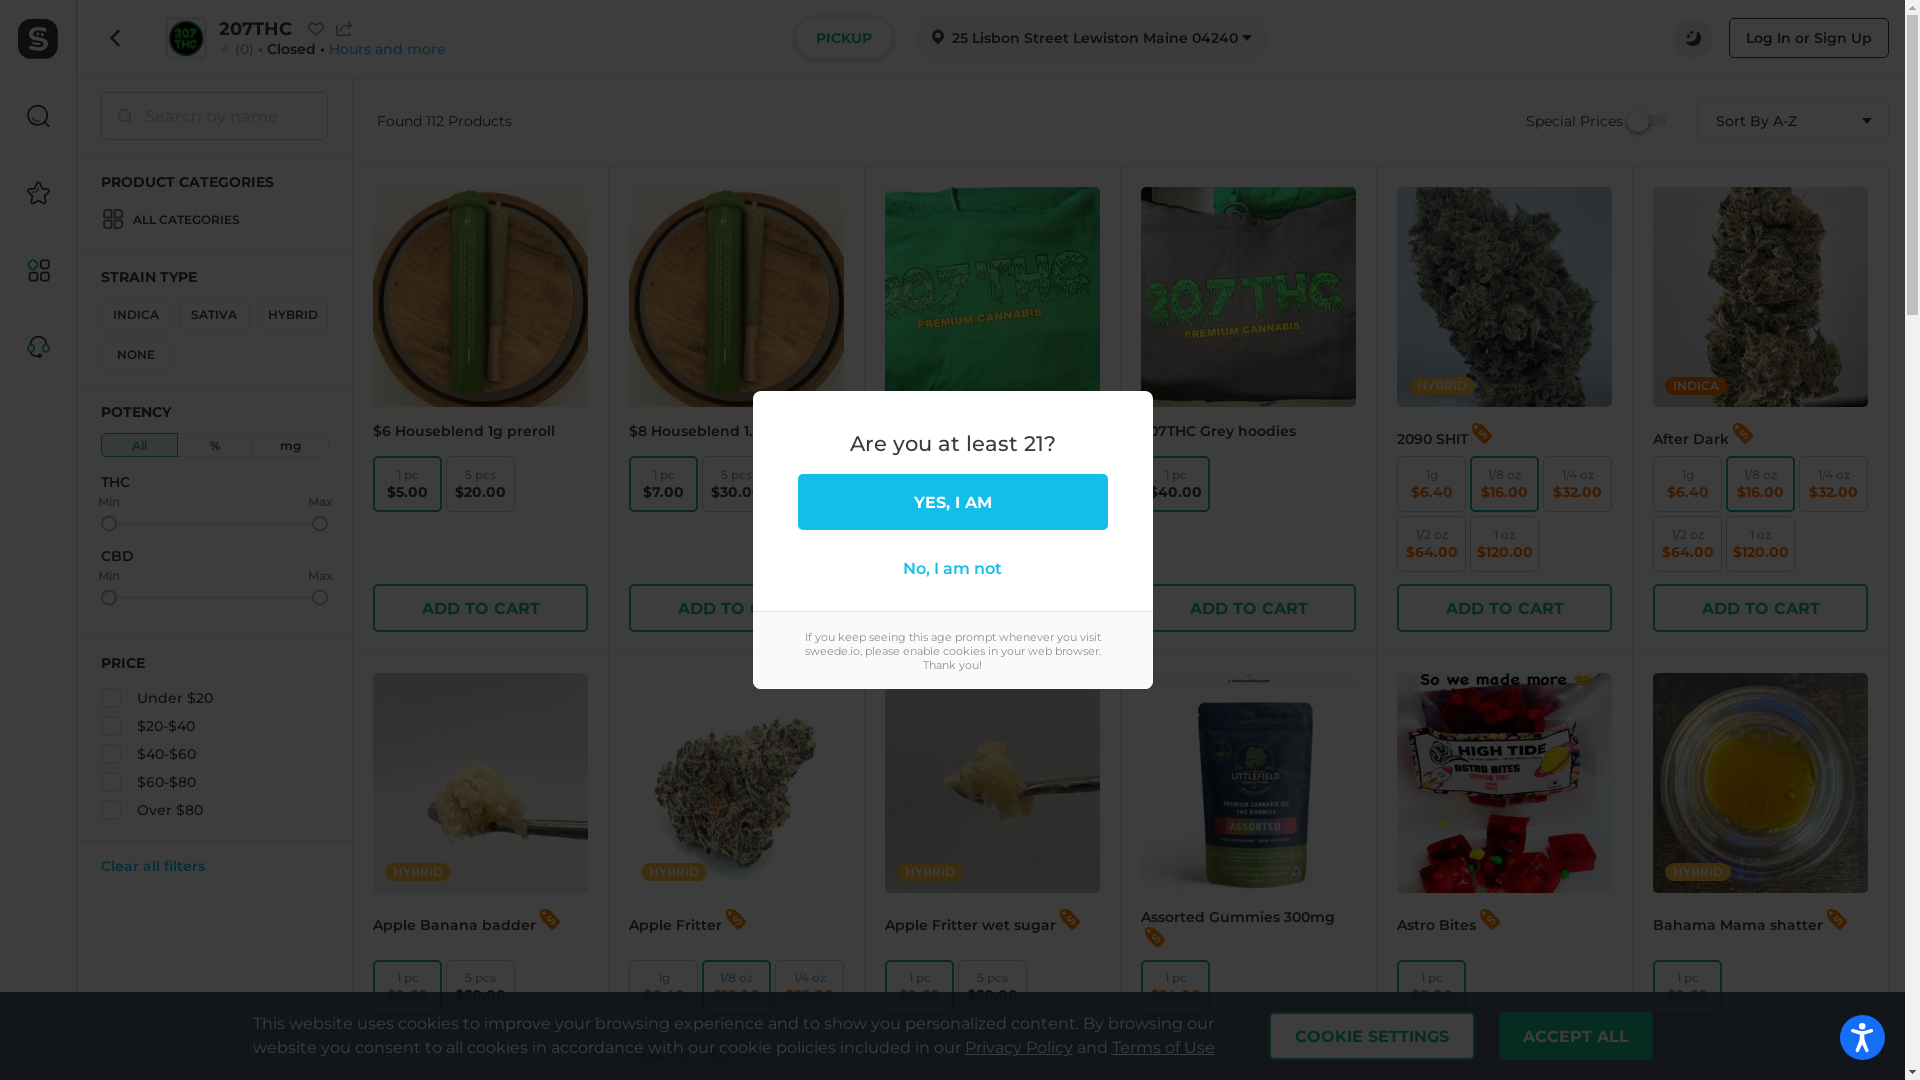 The height and width of the screenshot is (1080, 1920). What do you see at coordinates (952, 500) in the screenshot?
I see `'YES, I AM'` at bounding box center [952, 500].